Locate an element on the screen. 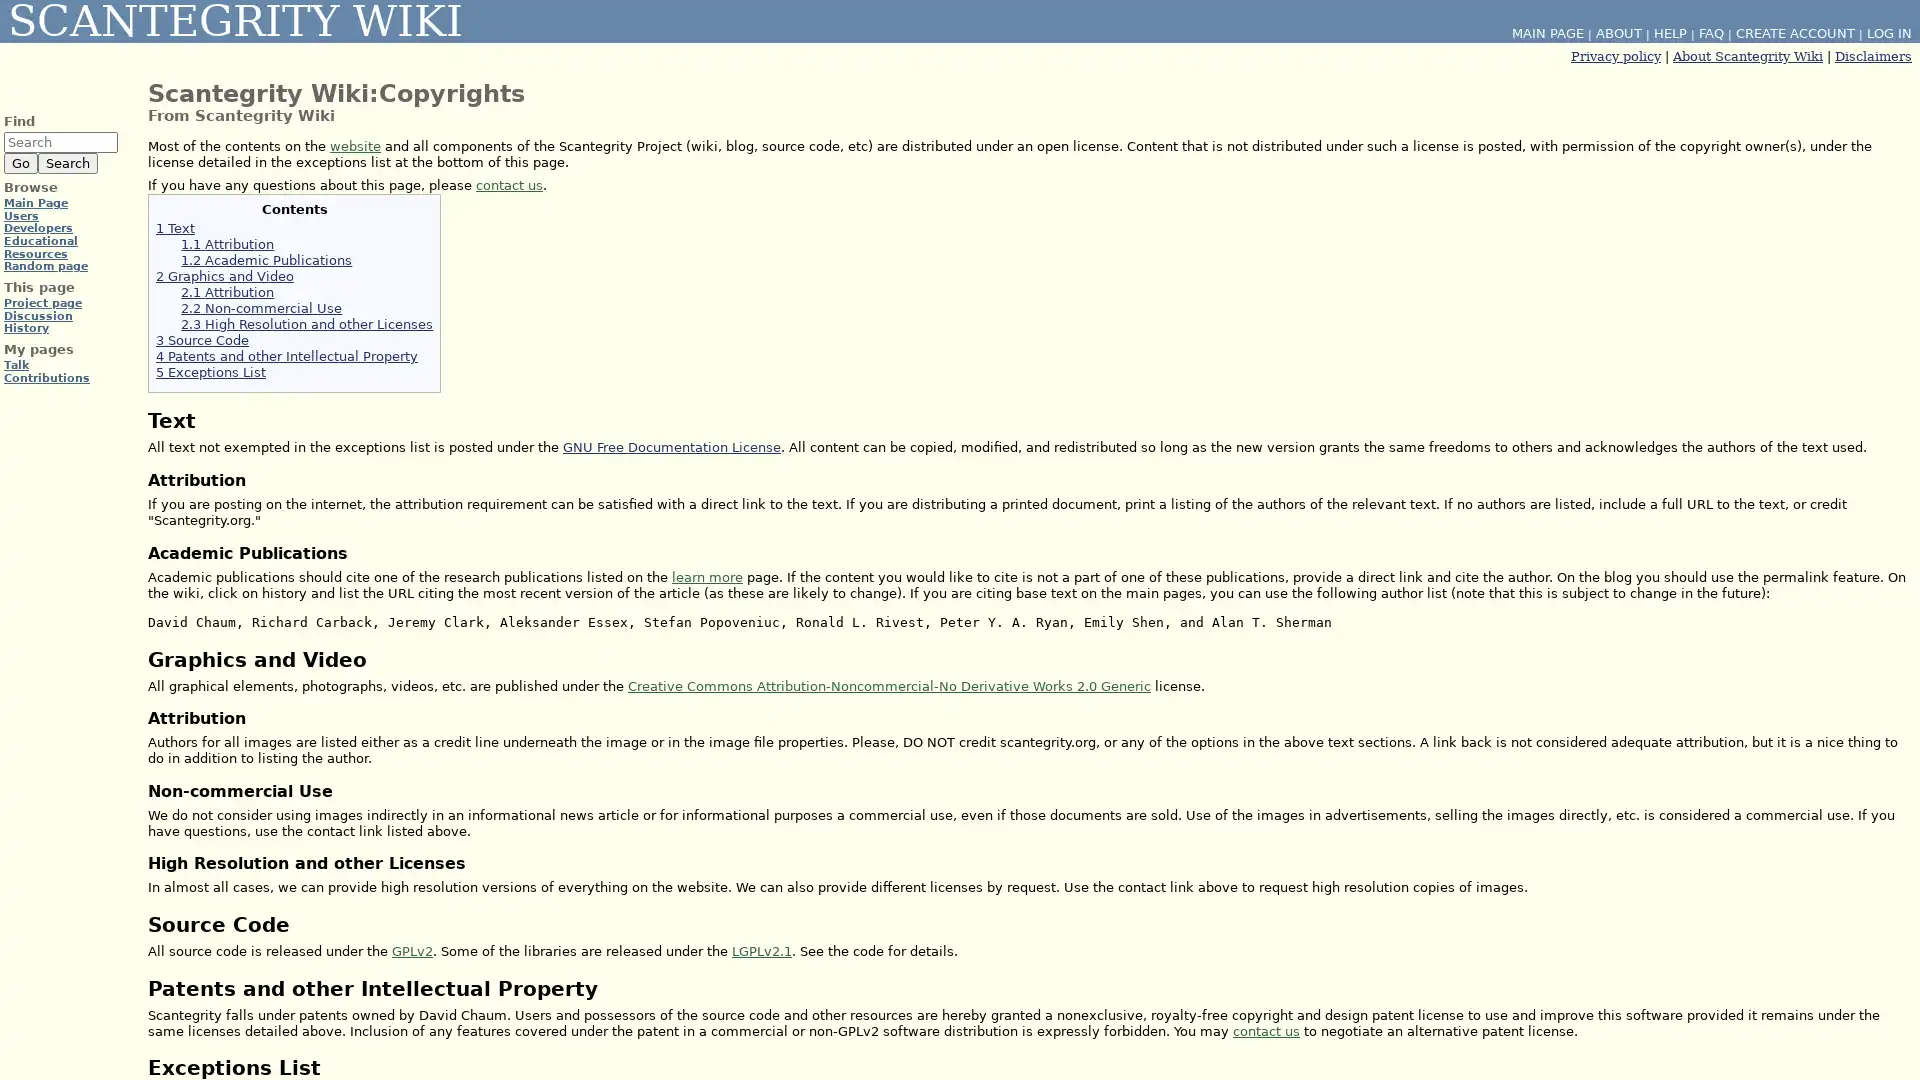 The height and width of the screenshot is (1080, 1920). Go is located at coordinates (20, 162).